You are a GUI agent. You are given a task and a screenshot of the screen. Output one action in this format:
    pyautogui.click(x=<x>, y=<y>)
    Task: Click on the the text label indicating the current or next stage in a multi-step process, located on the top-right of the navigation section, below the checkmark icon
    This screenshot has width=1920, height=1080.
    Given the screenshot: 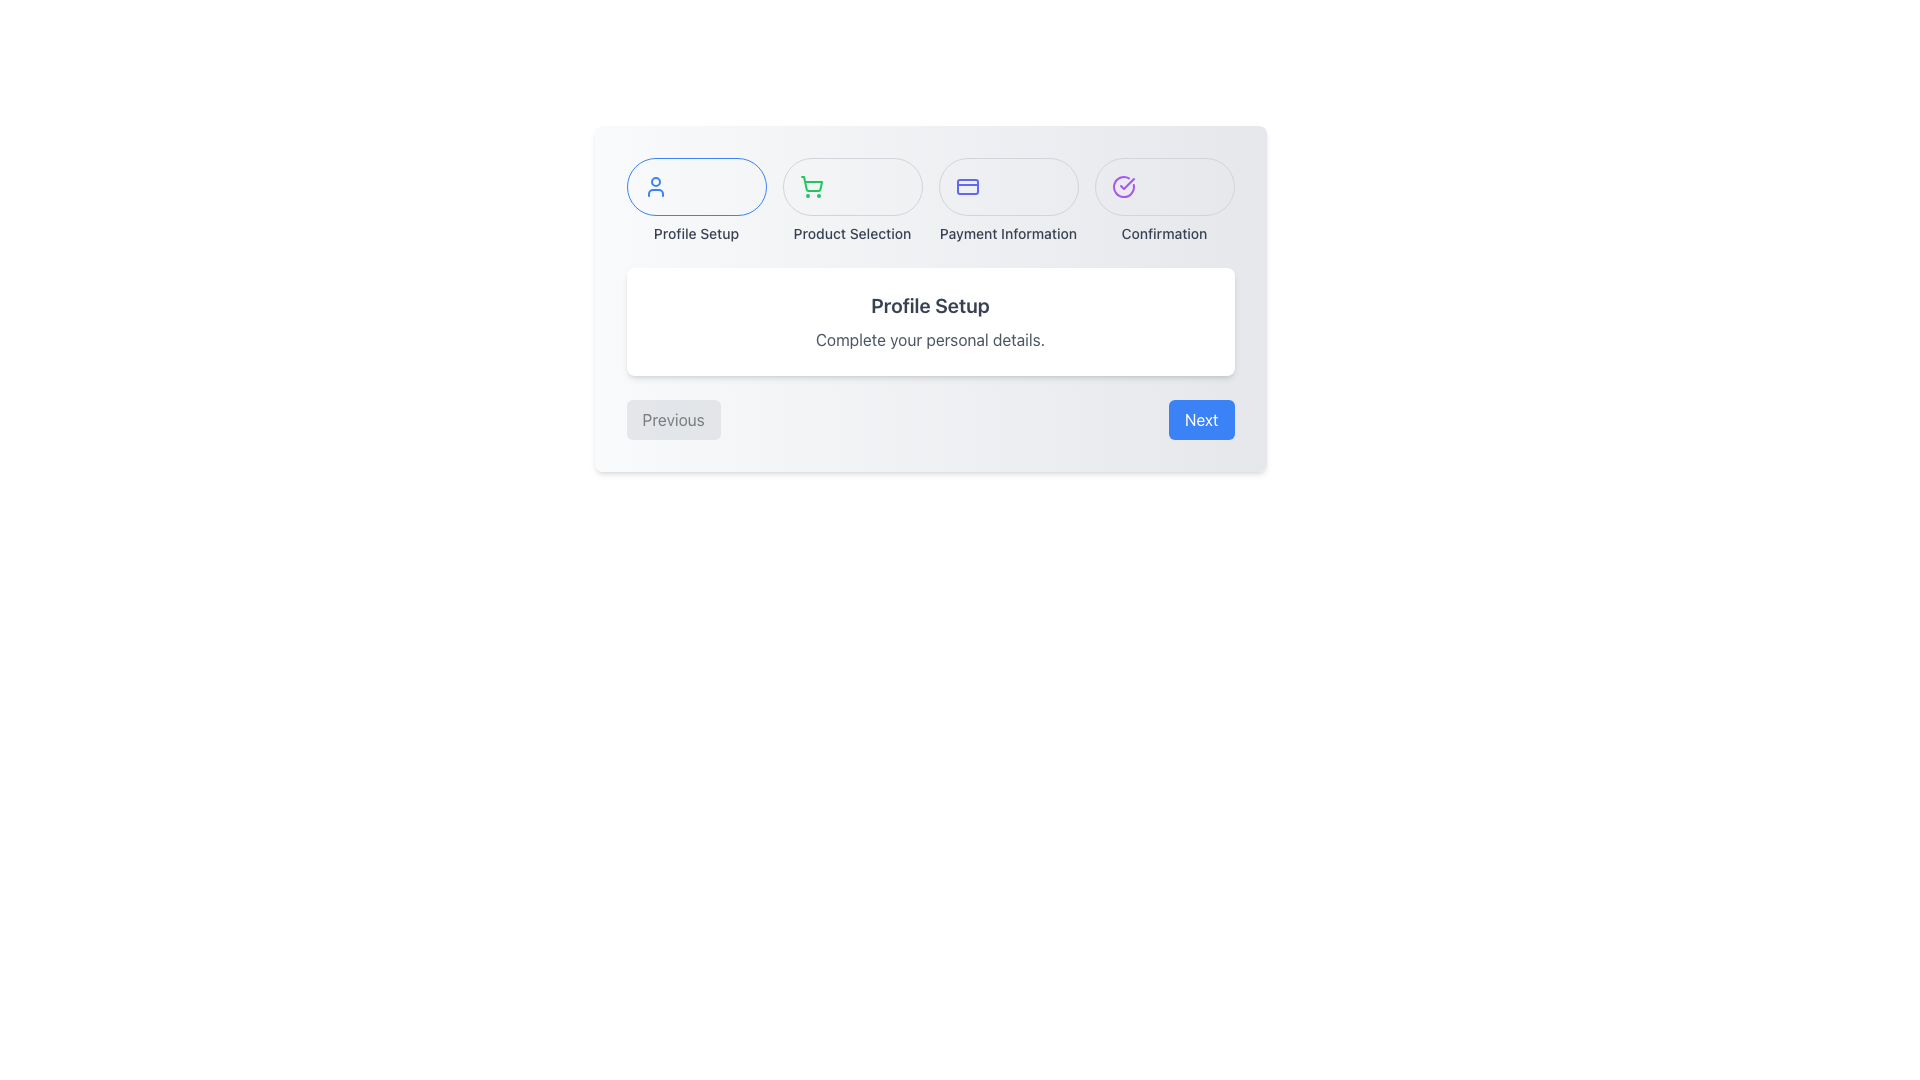 What is the action you would take?
    pyautogui.click(x=1164, y=233)
    